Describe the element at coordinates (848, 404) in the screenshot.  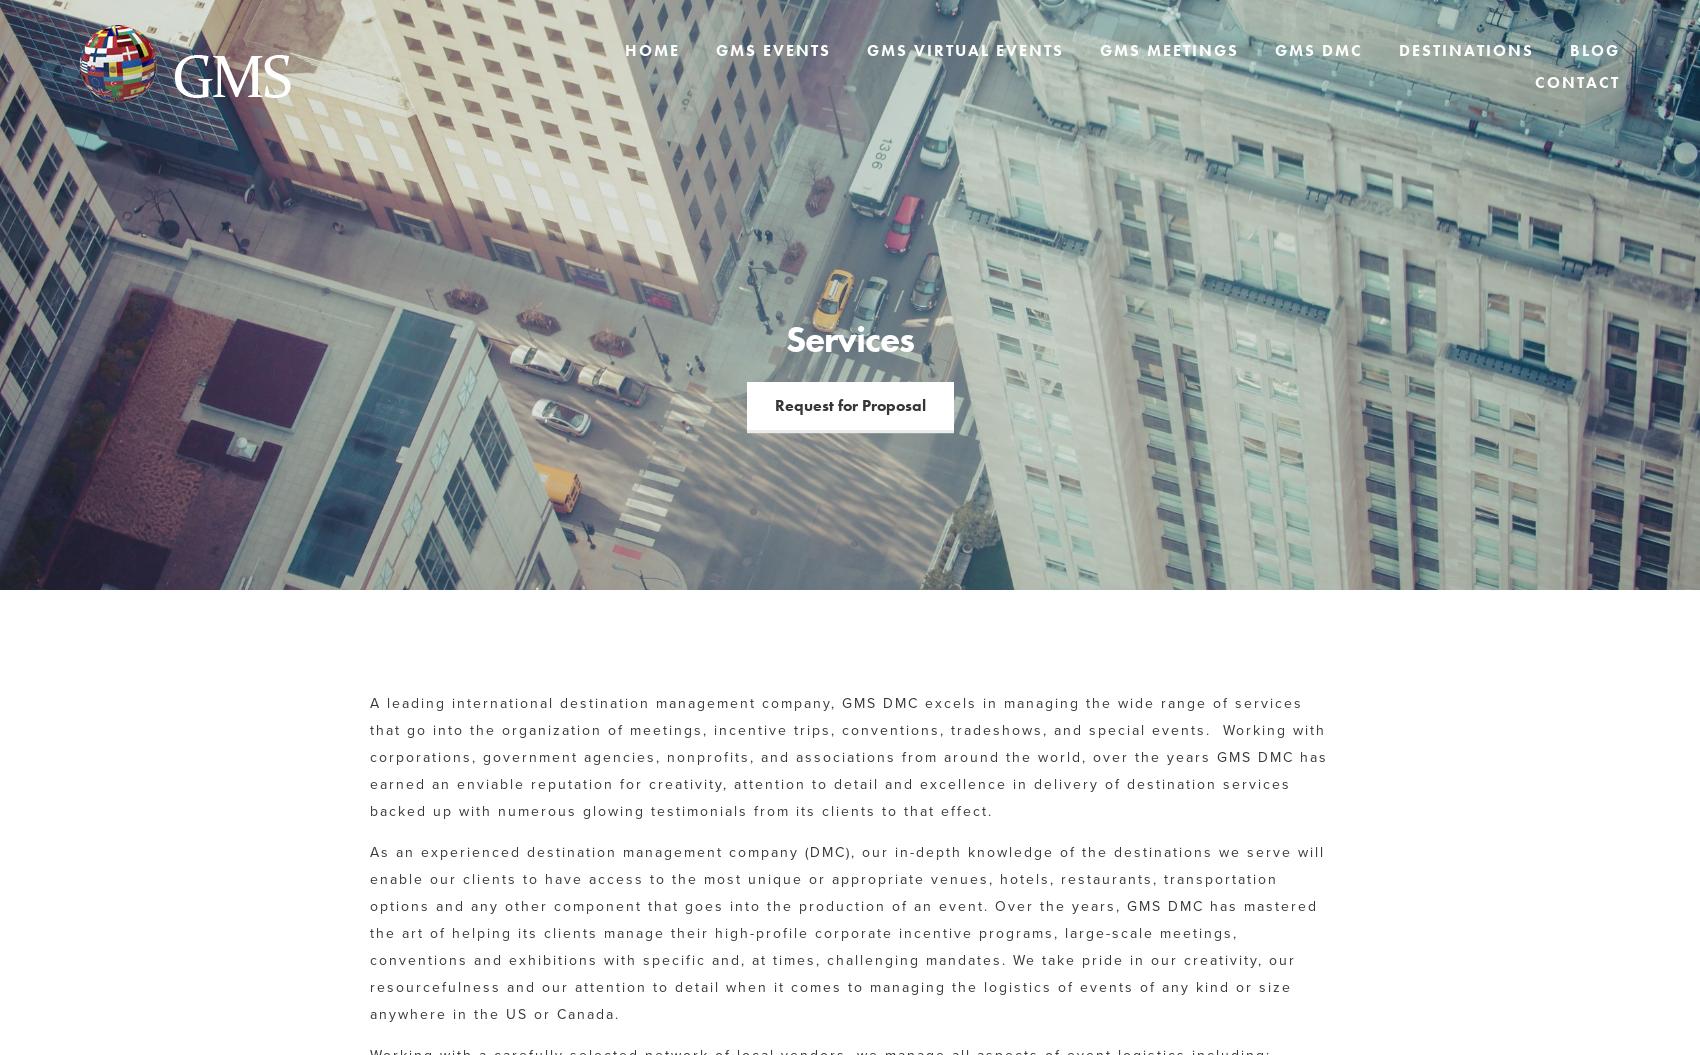
I see `'Request for Proposal'` at that location.